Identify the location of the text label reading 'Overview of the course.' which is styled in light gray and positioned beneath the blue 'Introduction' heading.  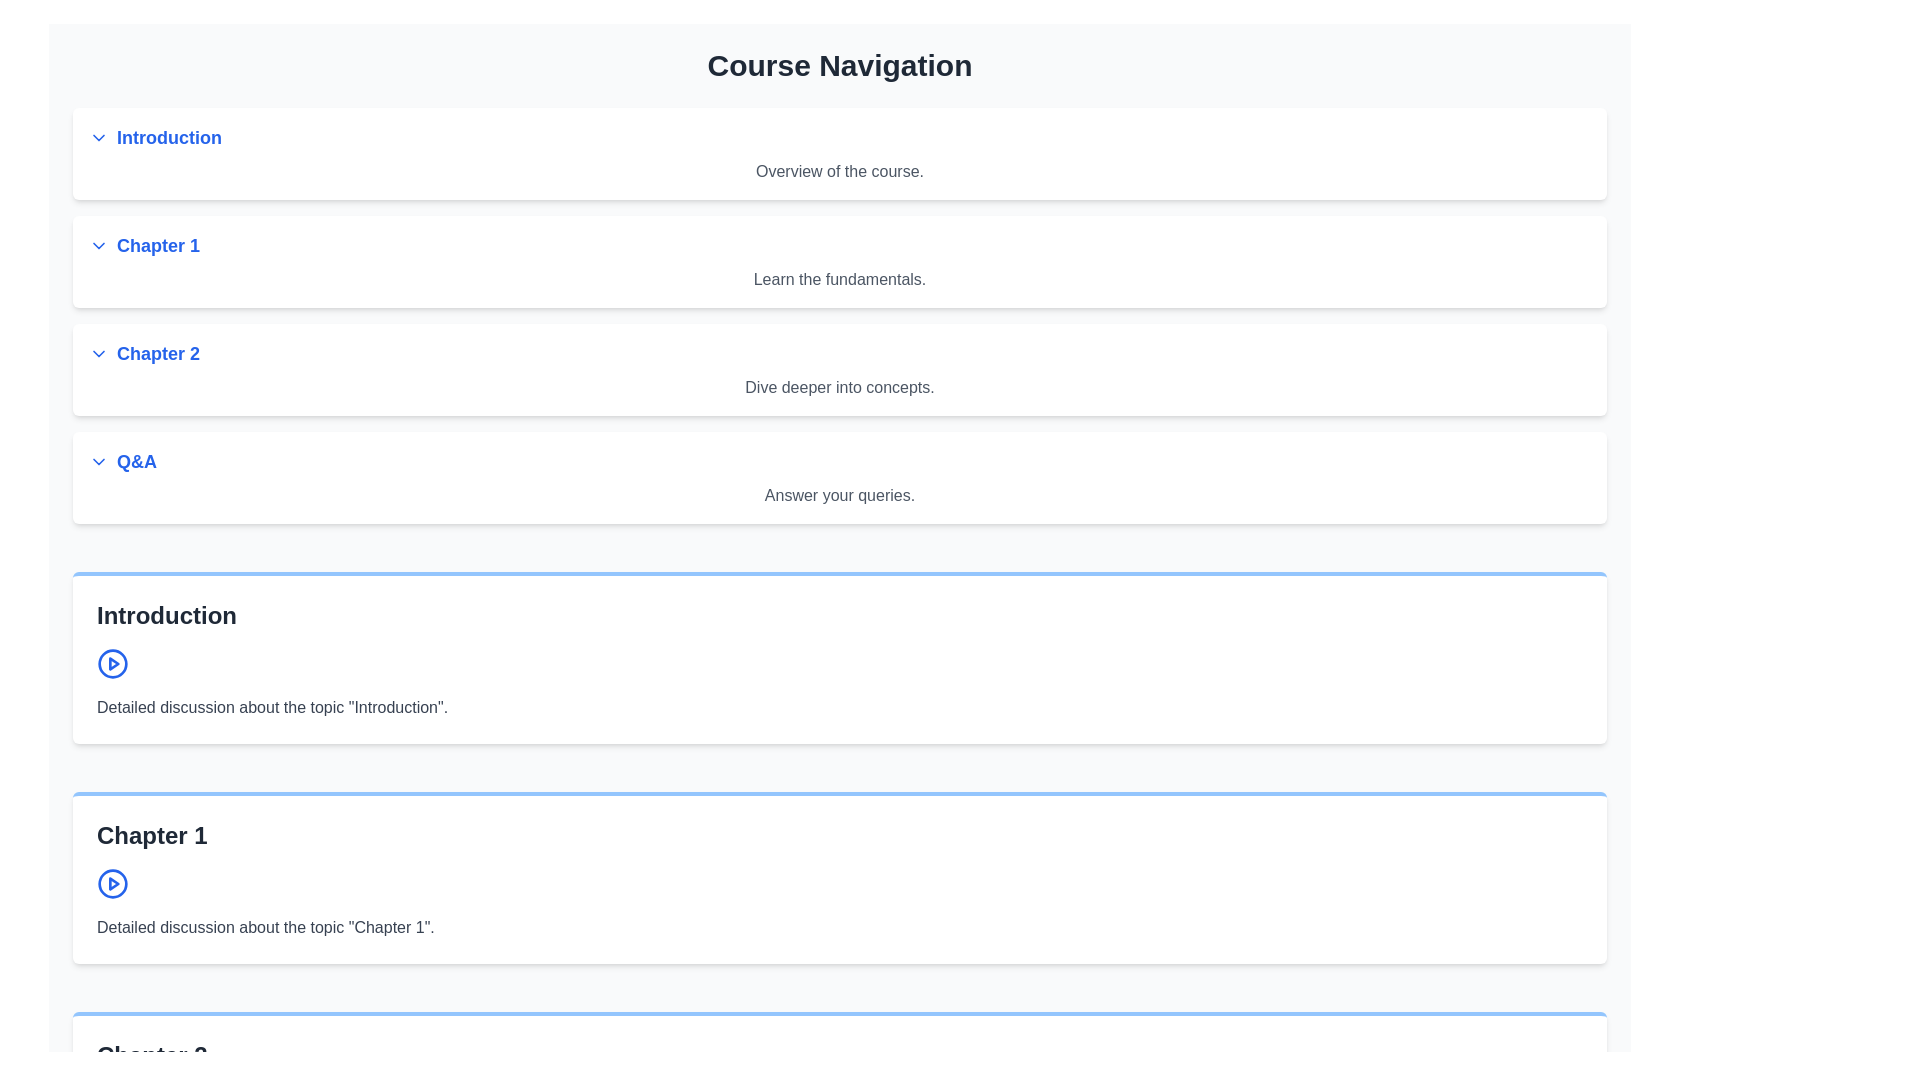
(840, 171).